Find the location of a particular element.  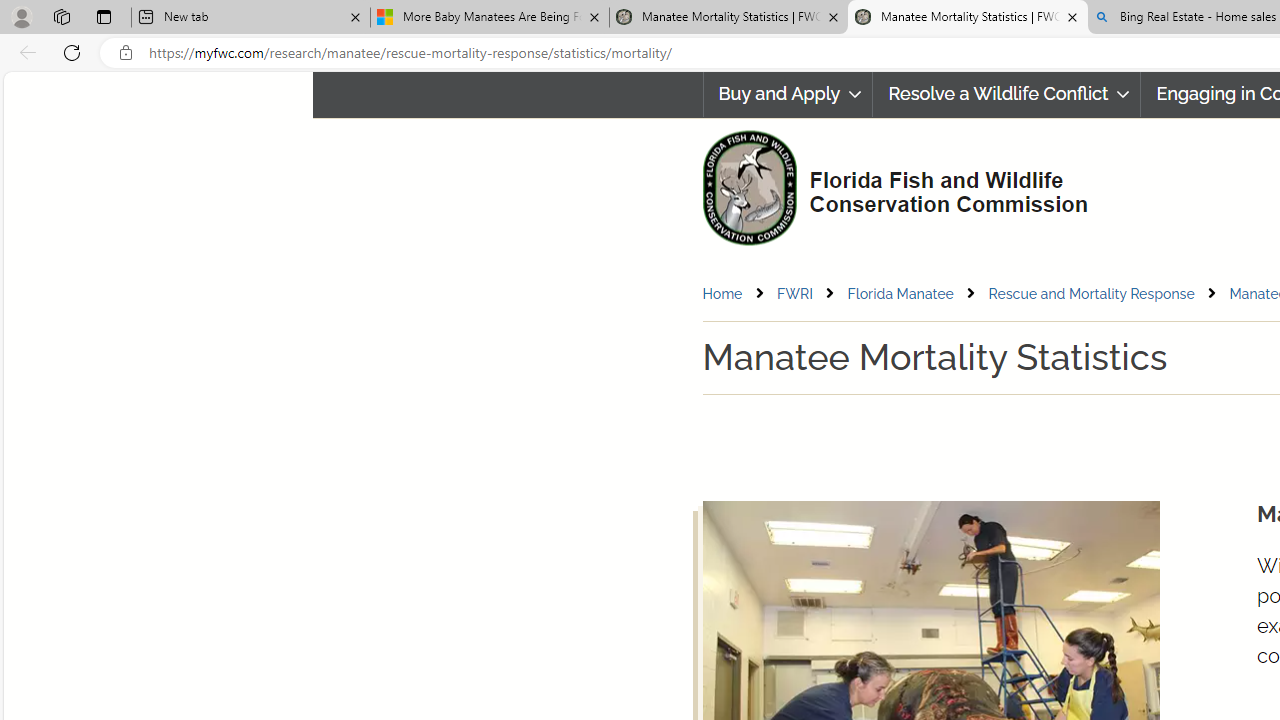

'Buy and Apply' is located at coordinates (786, 94).